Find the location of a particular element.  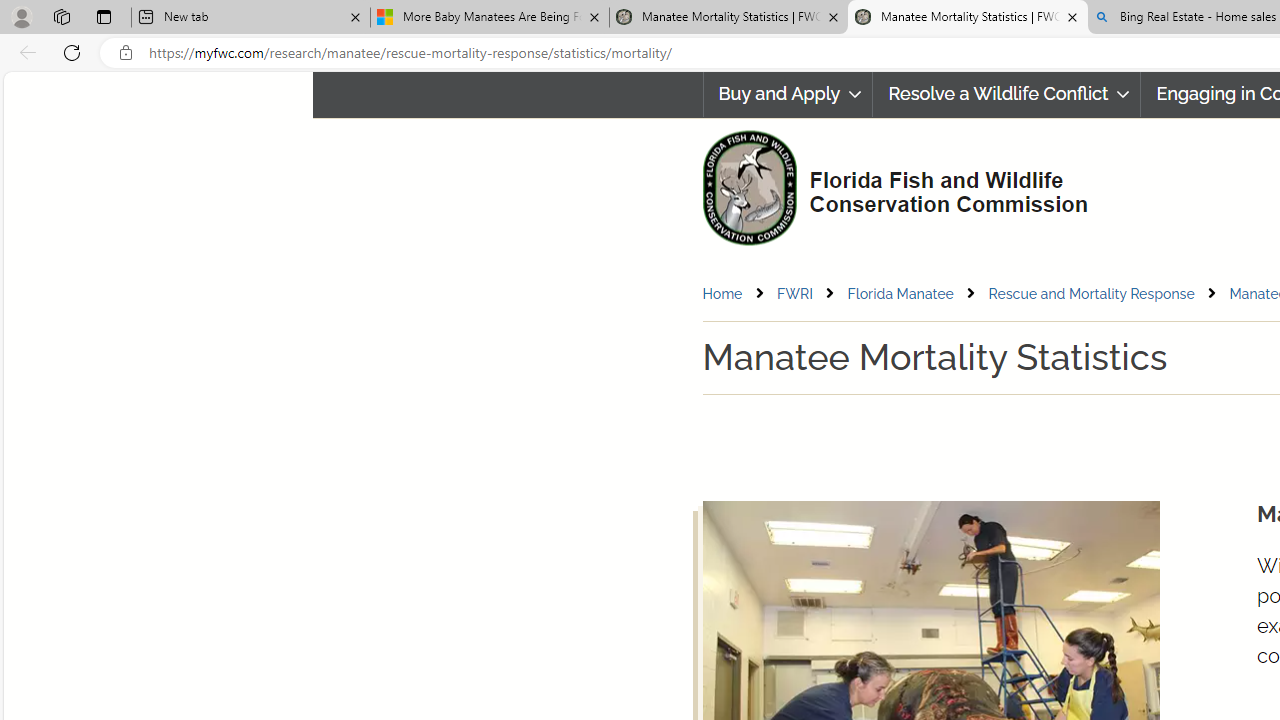

'Buy and Apply' is located at coordinates (786, 94).